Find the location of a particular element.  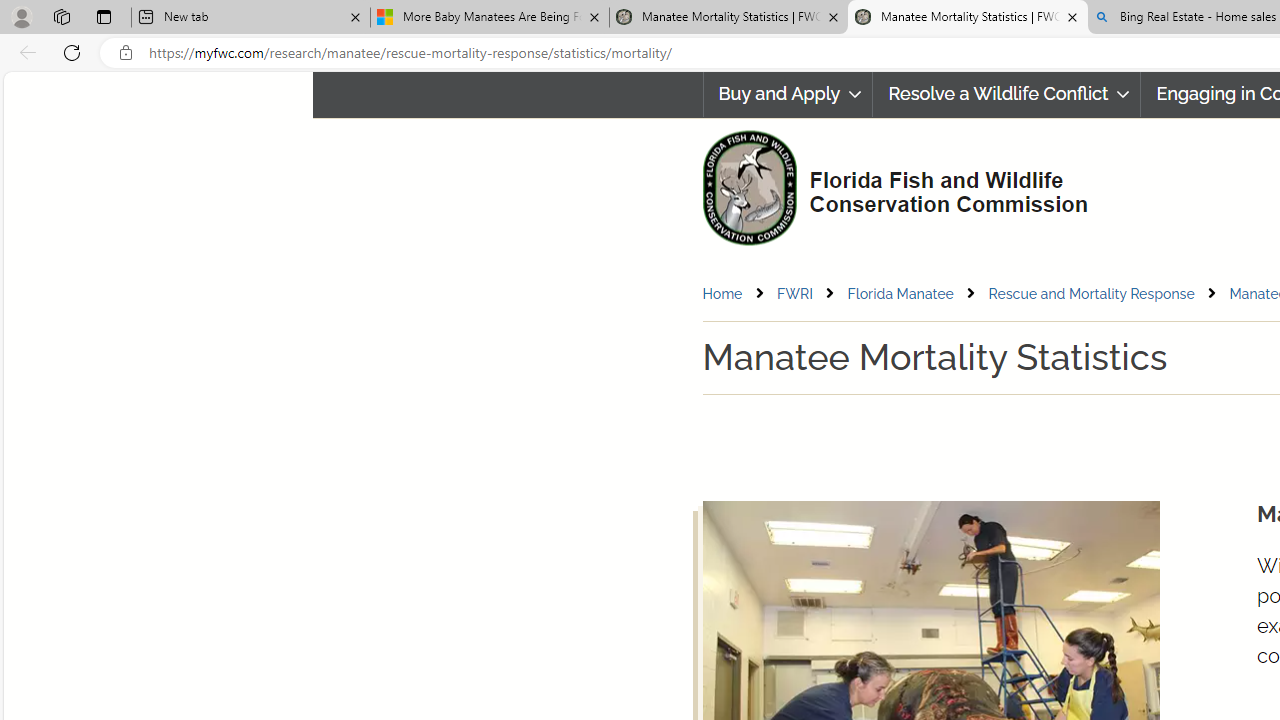

'Buy and Apply' is located at coordinates (786, 94).